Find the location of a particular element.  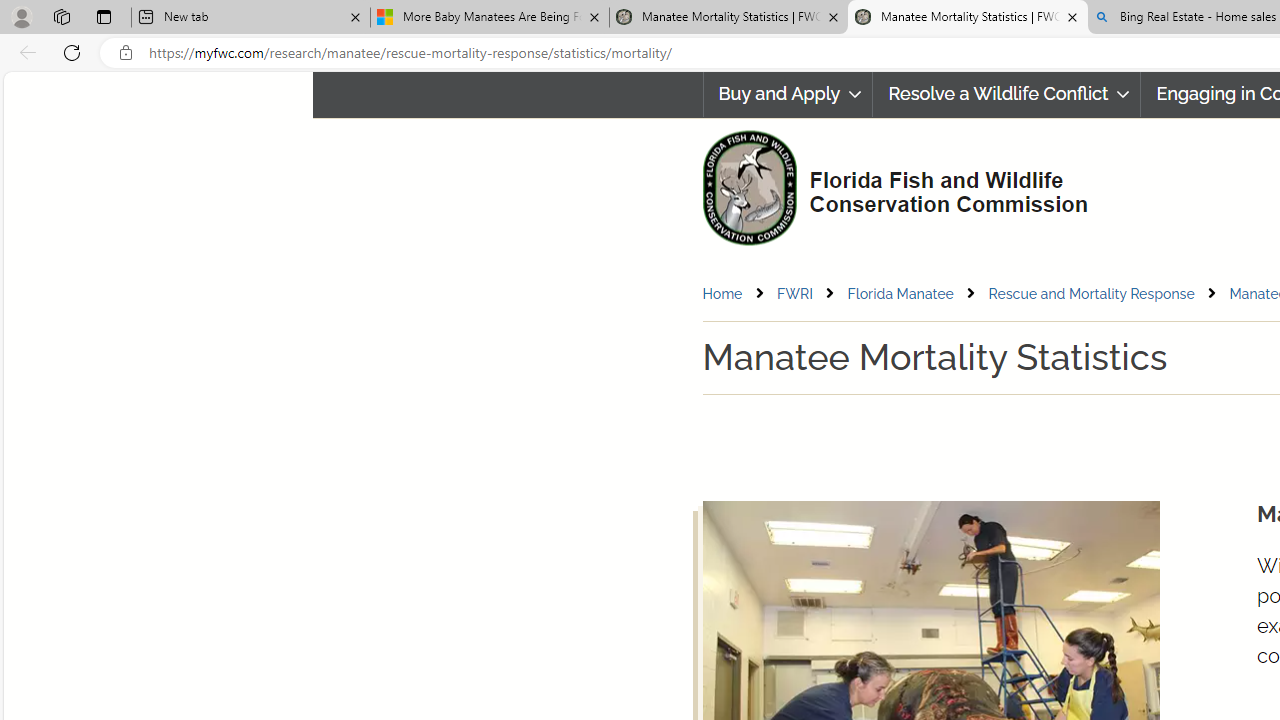

'Buy and Apply' is located at coordinates (786, 94).